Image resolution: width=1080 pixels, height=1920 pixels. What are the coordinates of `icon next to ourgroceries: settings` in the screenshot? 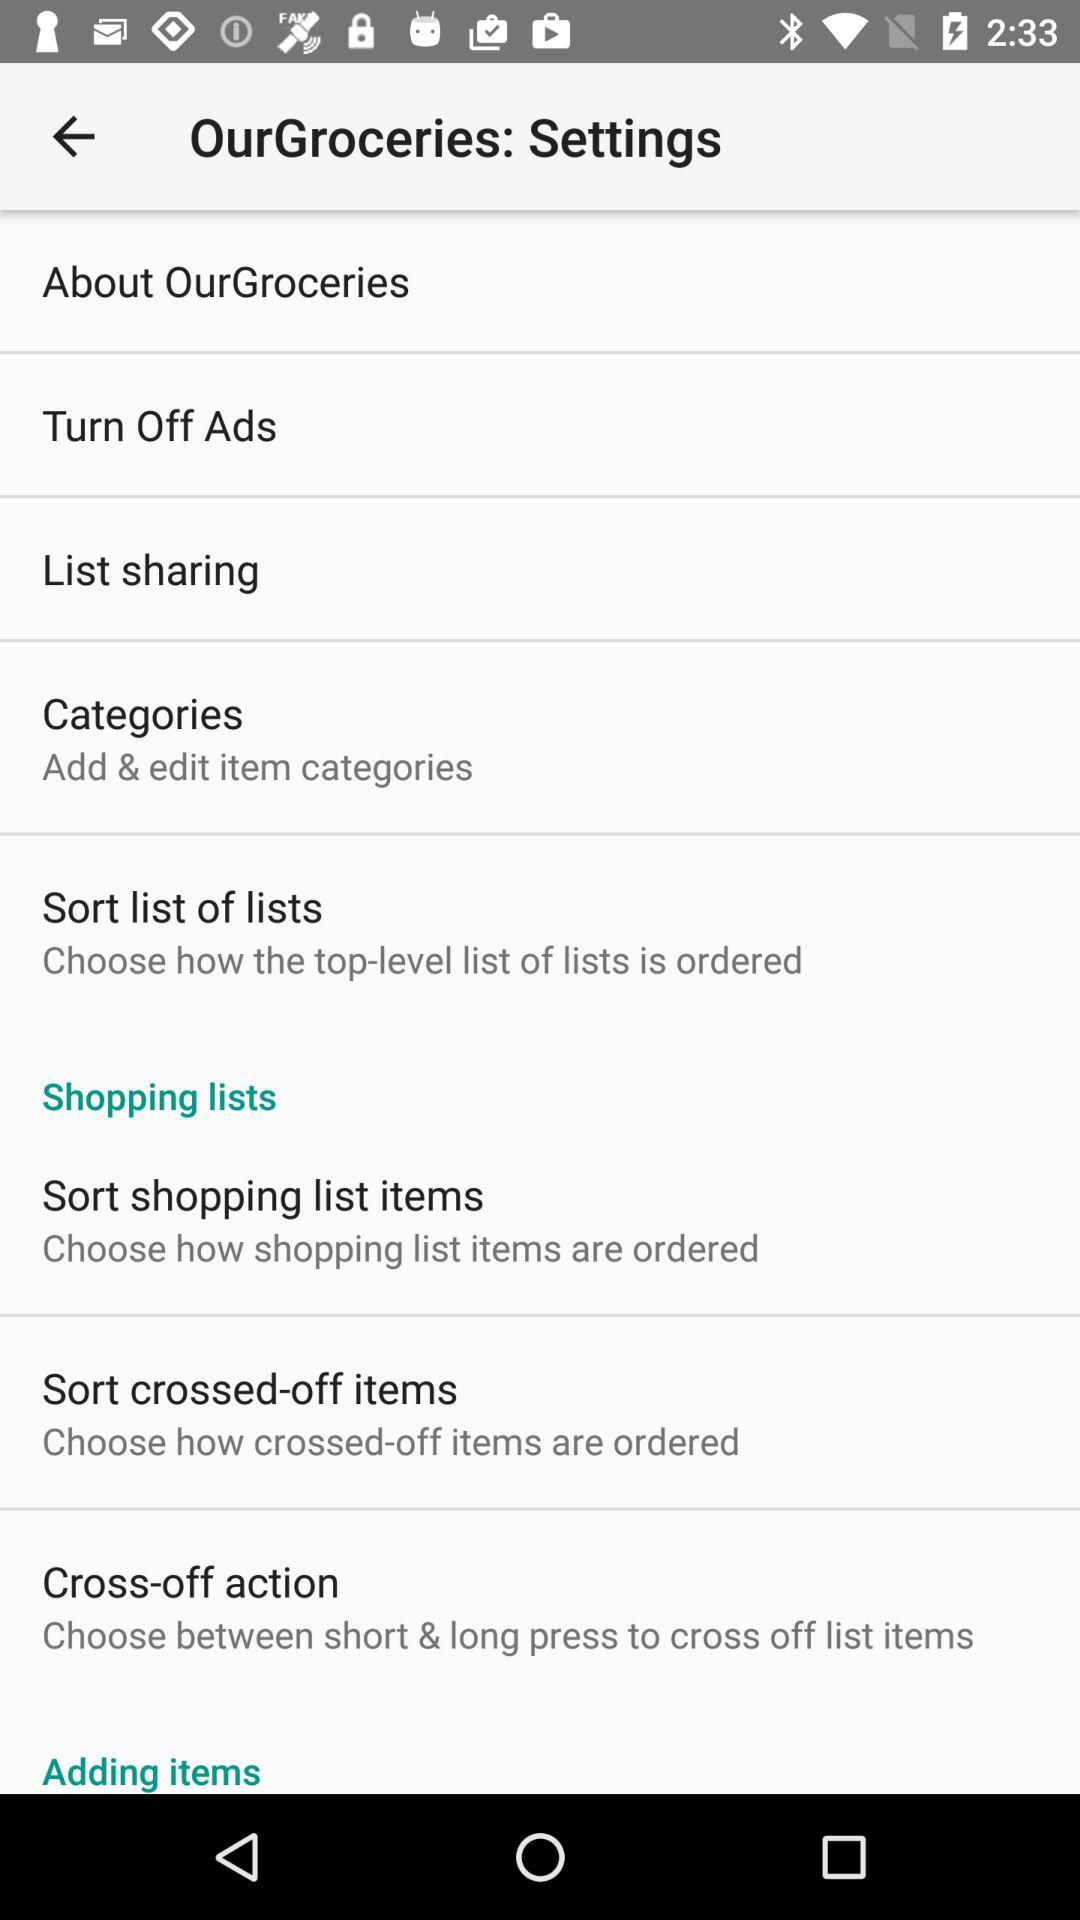 It's located at (72, 135).